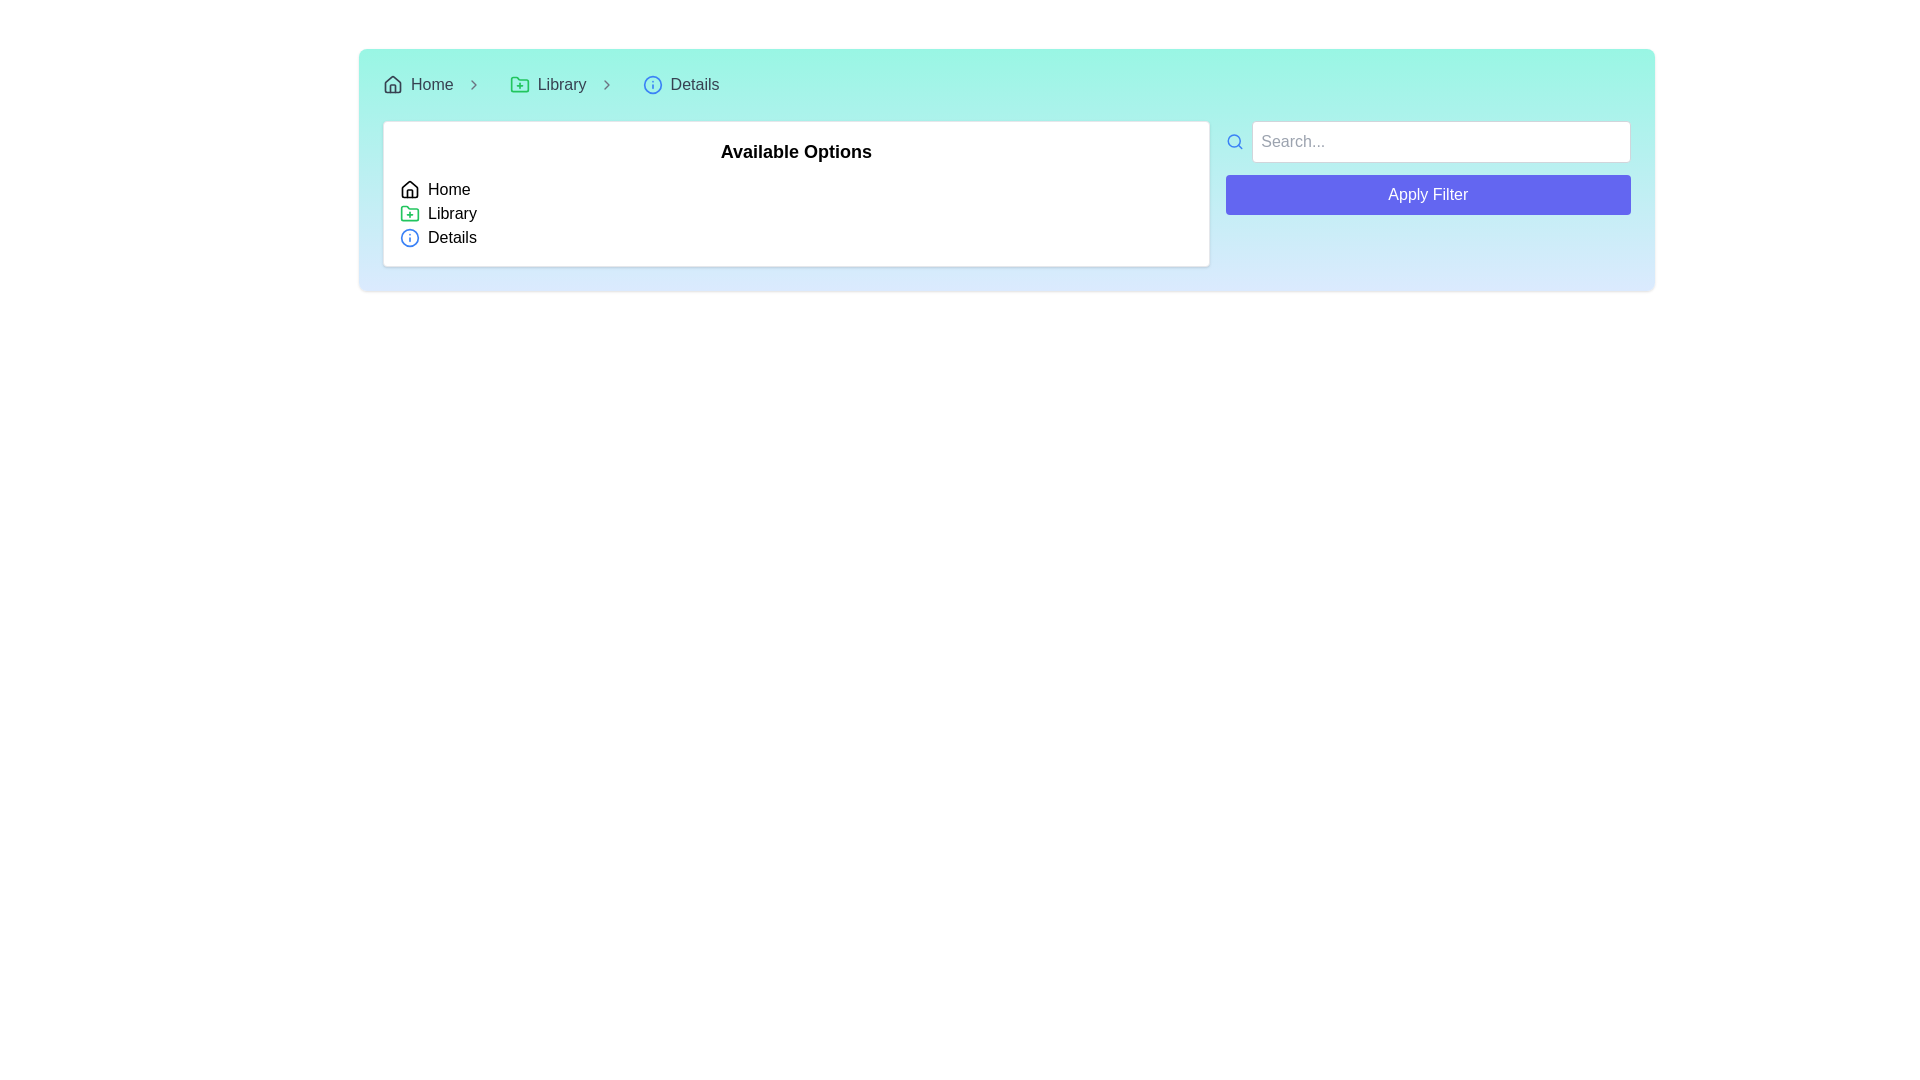 The image size is (1920, 1080). Describe the element at coordinates (519, 83) in the screenshot. I see `the addition icon located before the 'Library' text in the navigation bar` at that location.